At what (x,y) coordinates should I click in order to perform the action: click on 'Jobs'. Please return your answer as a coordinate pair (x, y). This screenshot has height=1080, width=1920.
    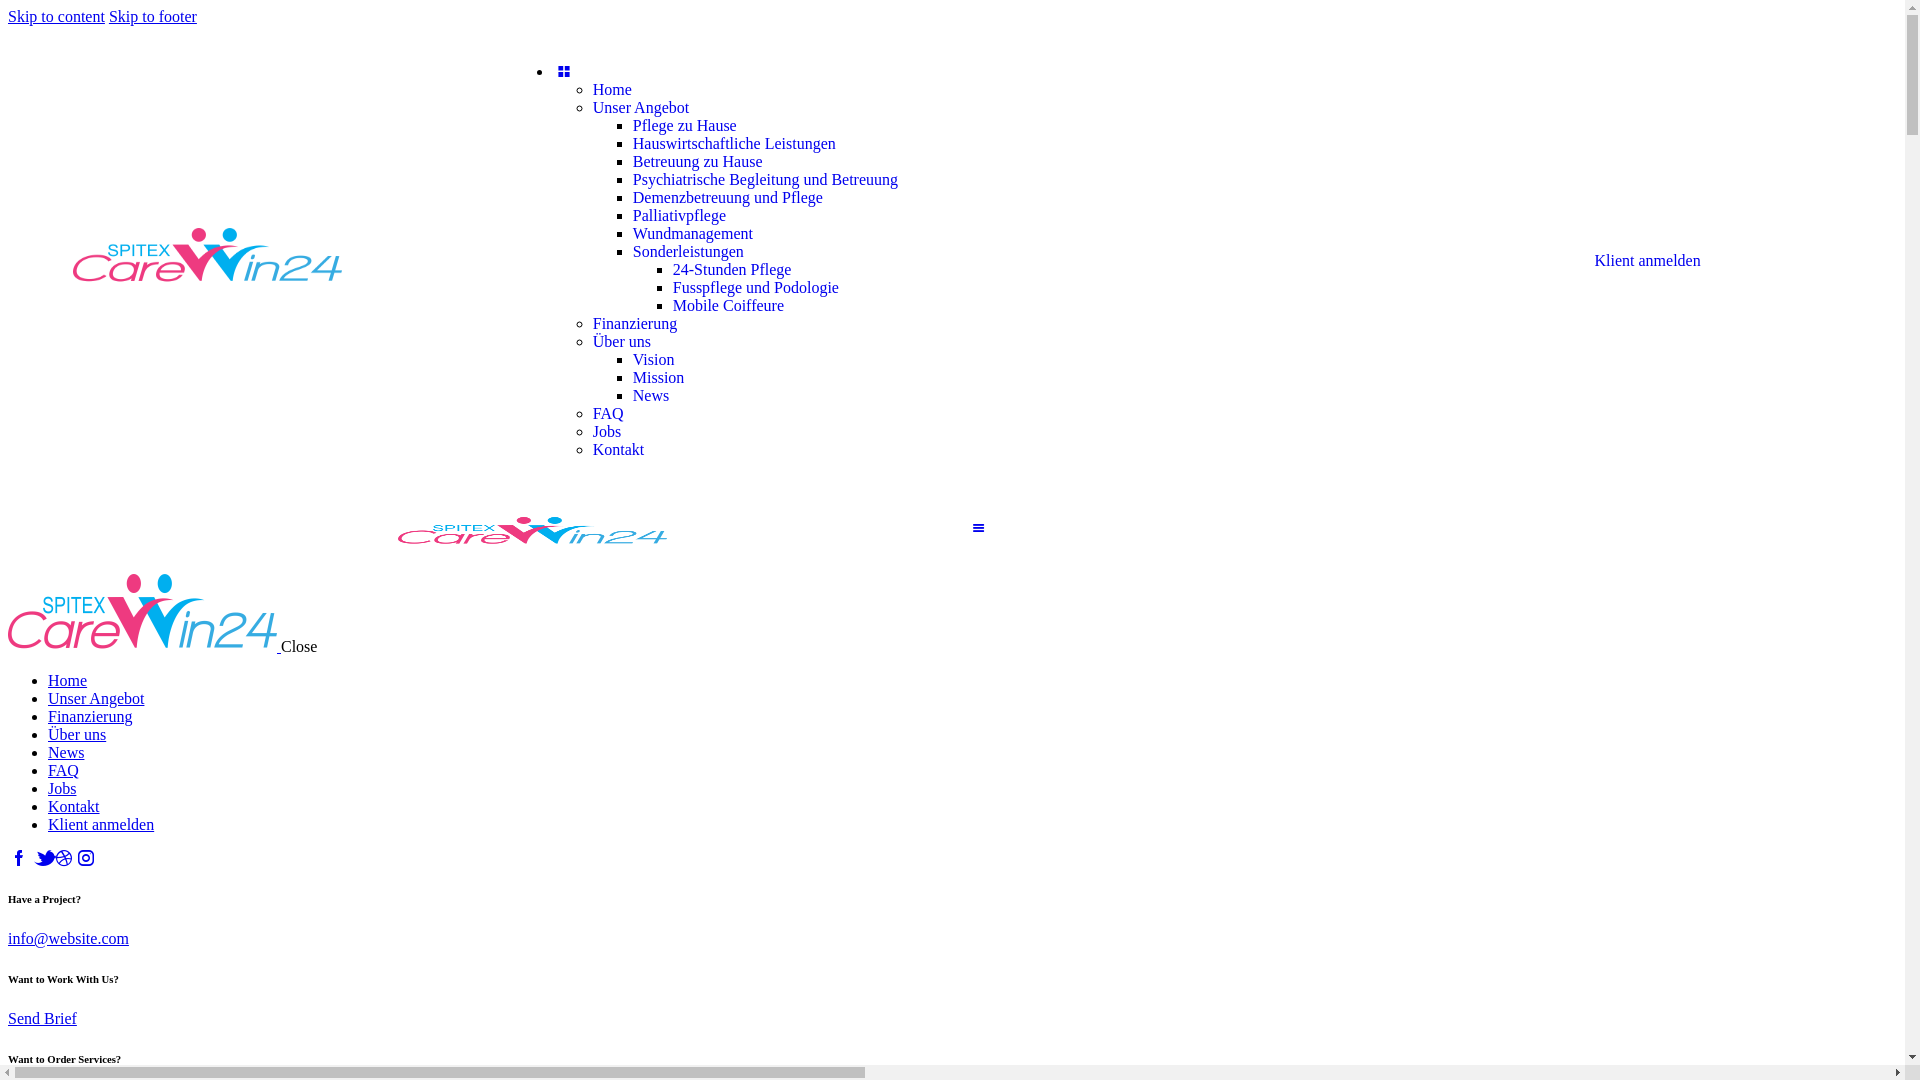
    Looking at the image, I should click on (48, 787).